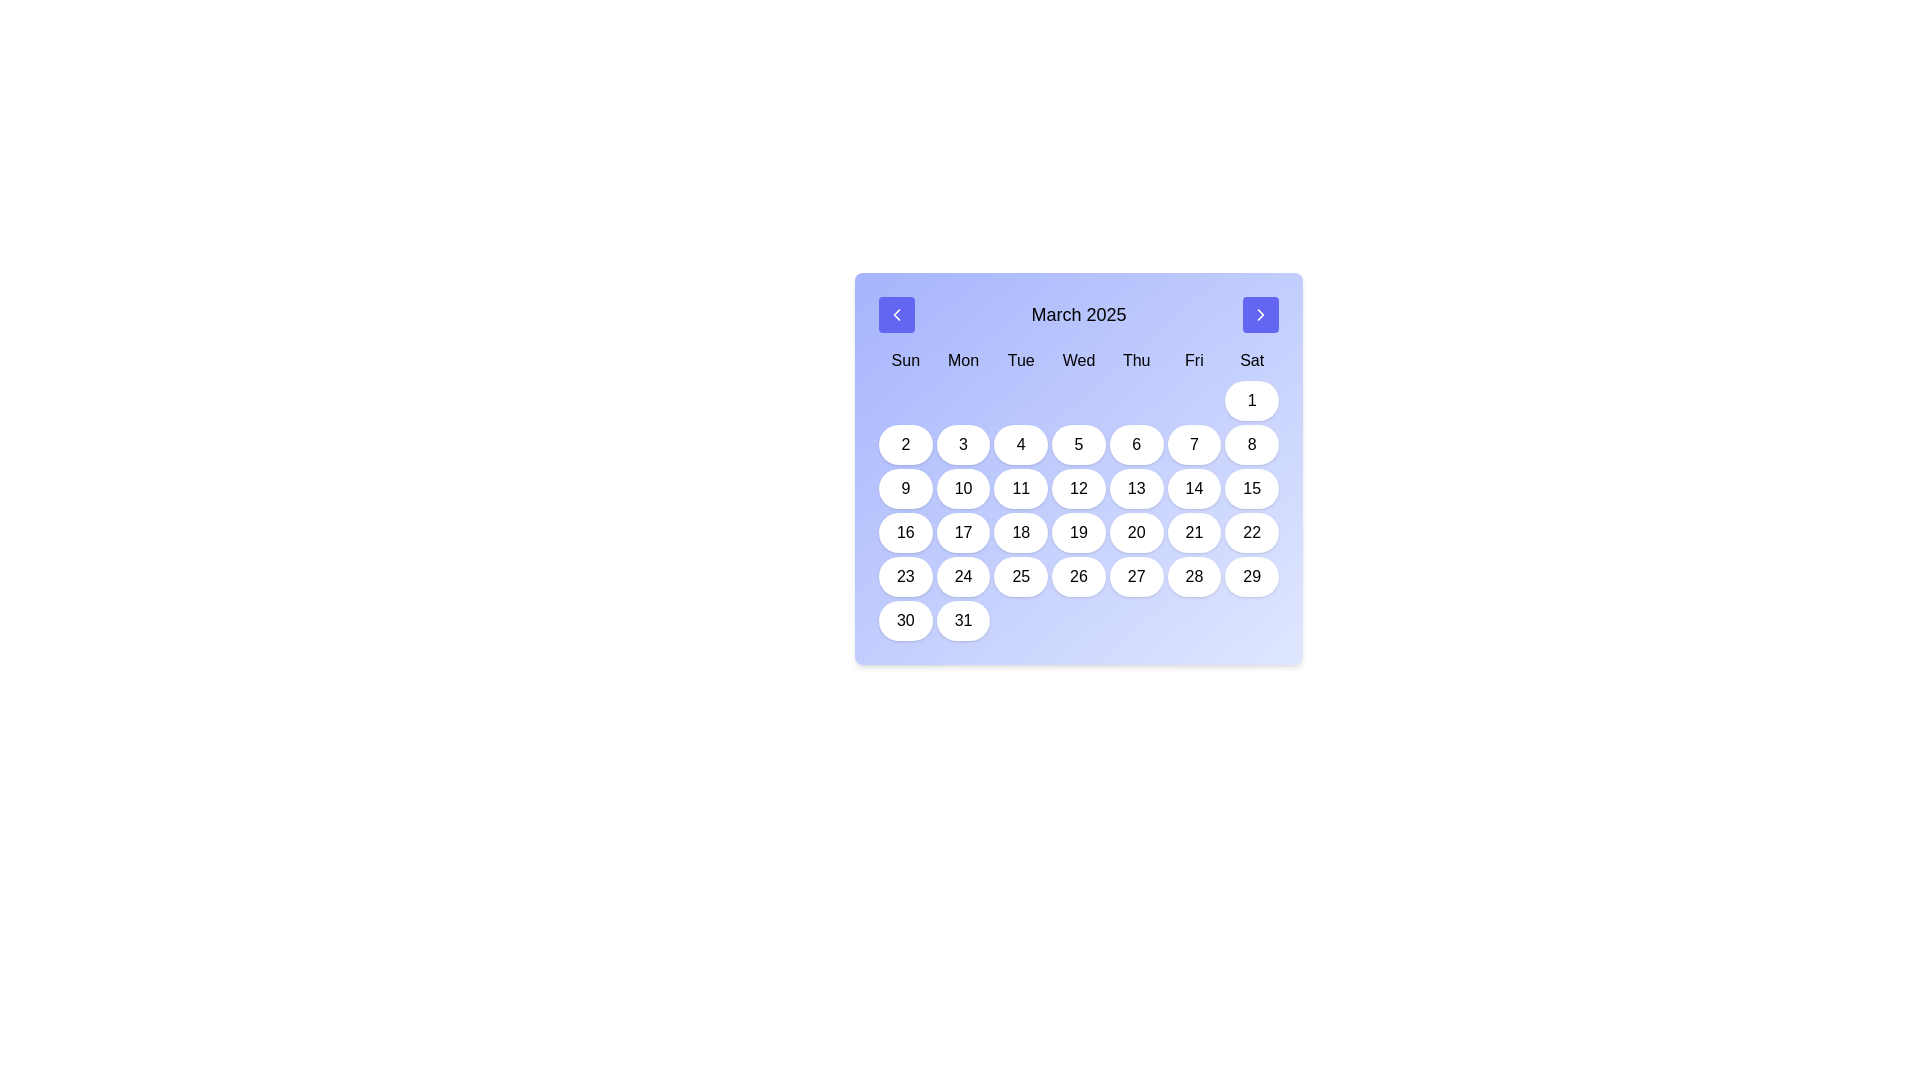  I want to click on the label displaying 'Sun' in bold text, so click(904, 361).